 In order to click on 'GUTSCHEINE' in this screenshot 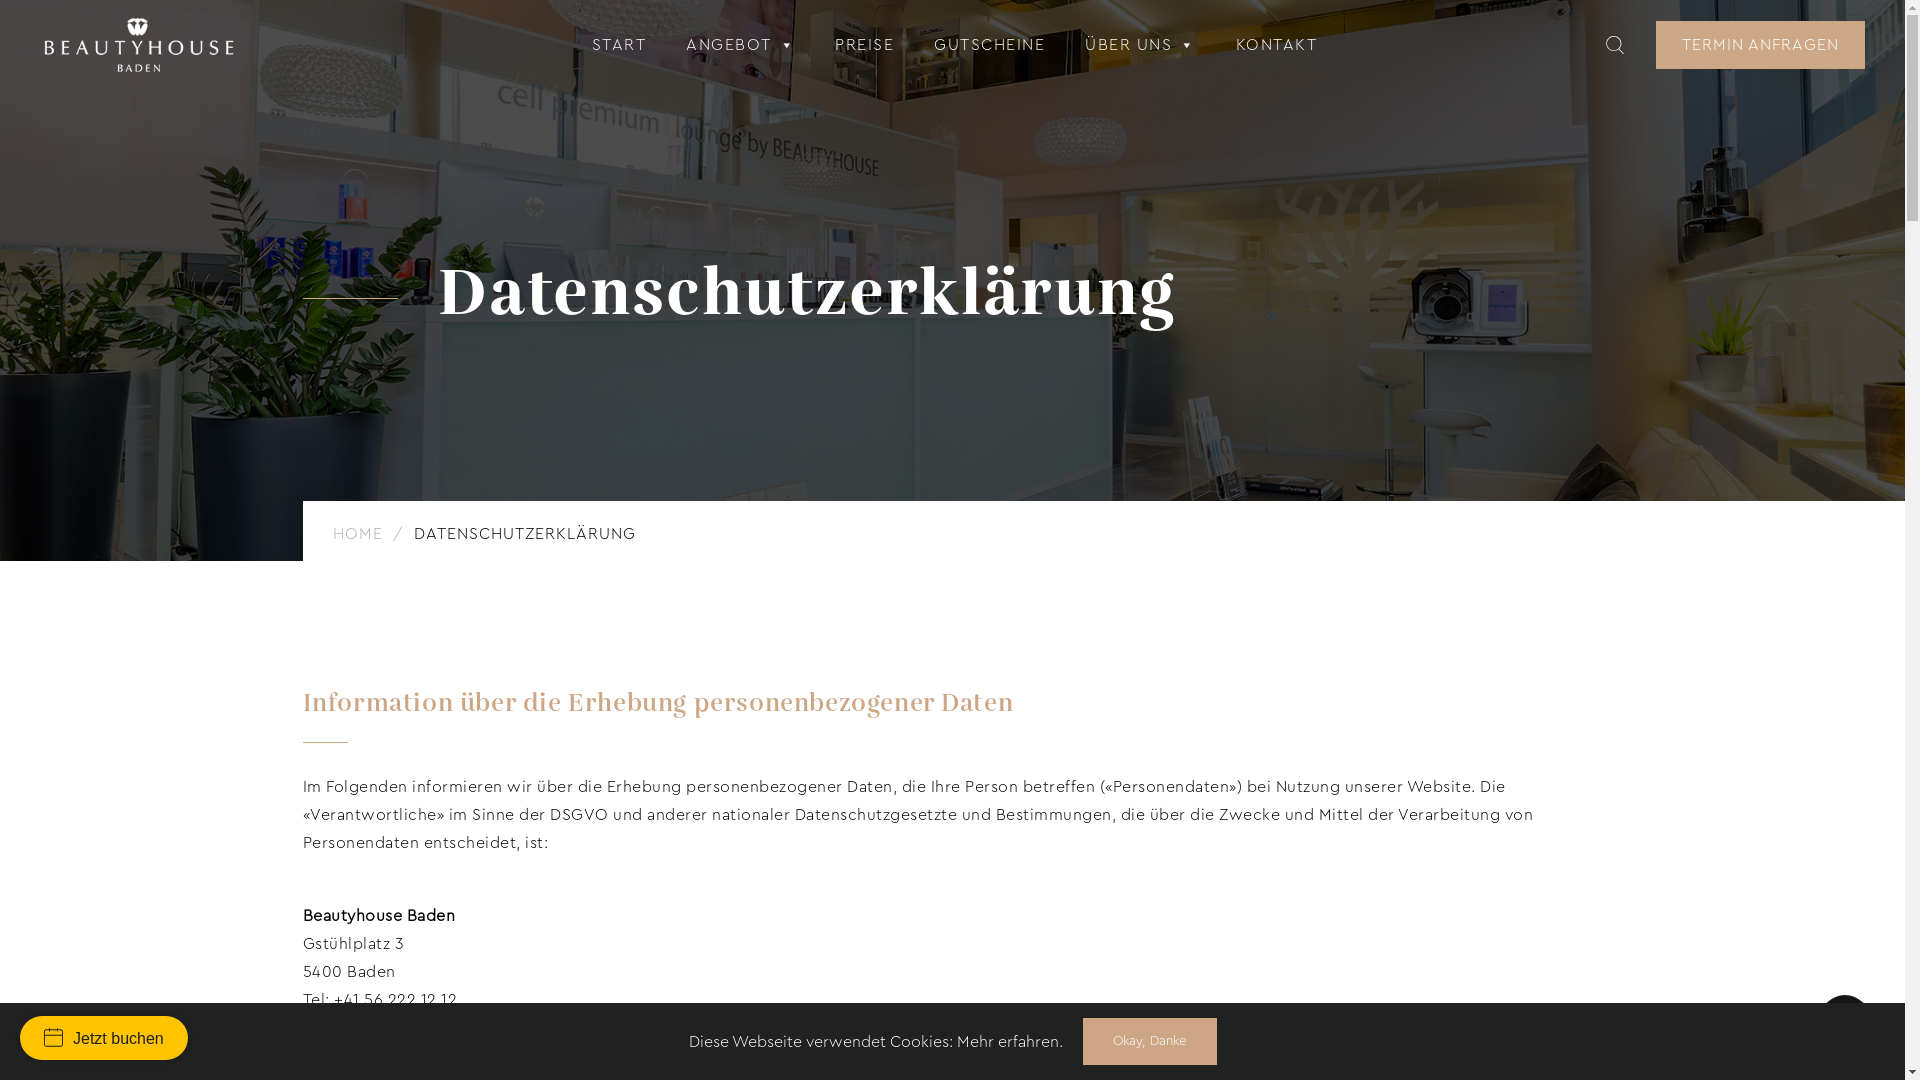, I will do `click(989, 45)`.